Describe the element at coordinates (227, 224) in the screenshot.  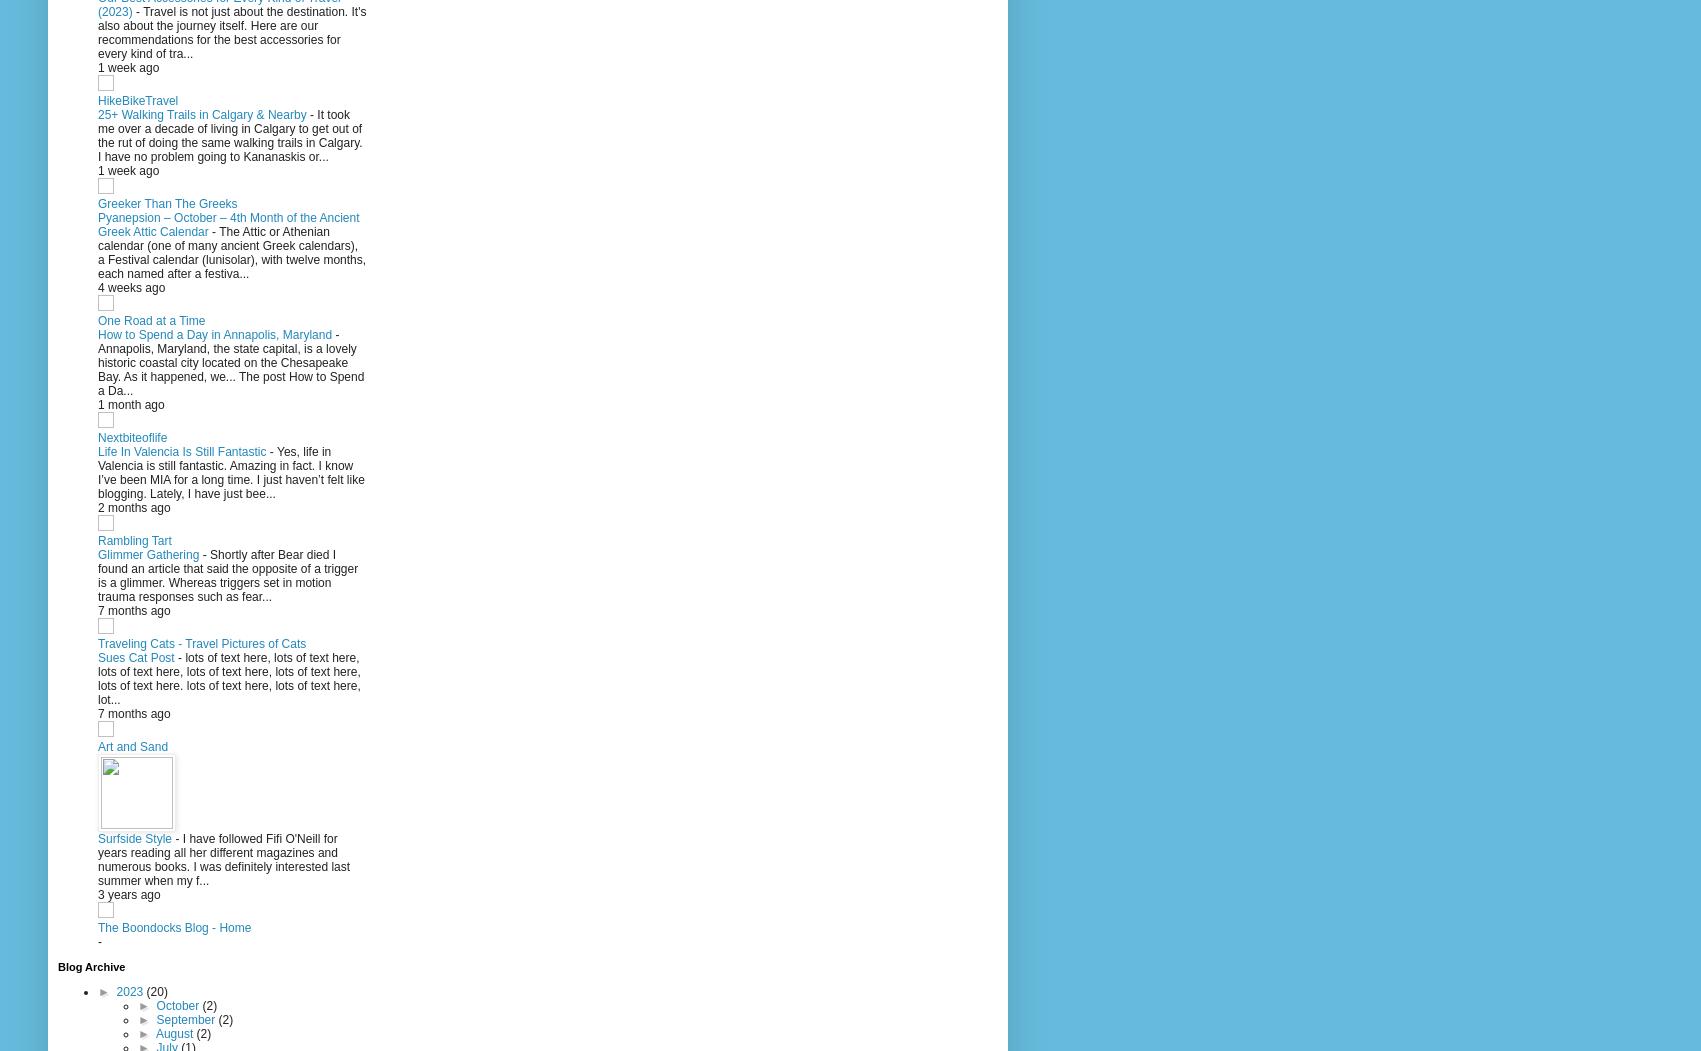
I see `'Pyanepsion – October – 4th Month of the Ancient Greek Attic Calendar'` at that location.